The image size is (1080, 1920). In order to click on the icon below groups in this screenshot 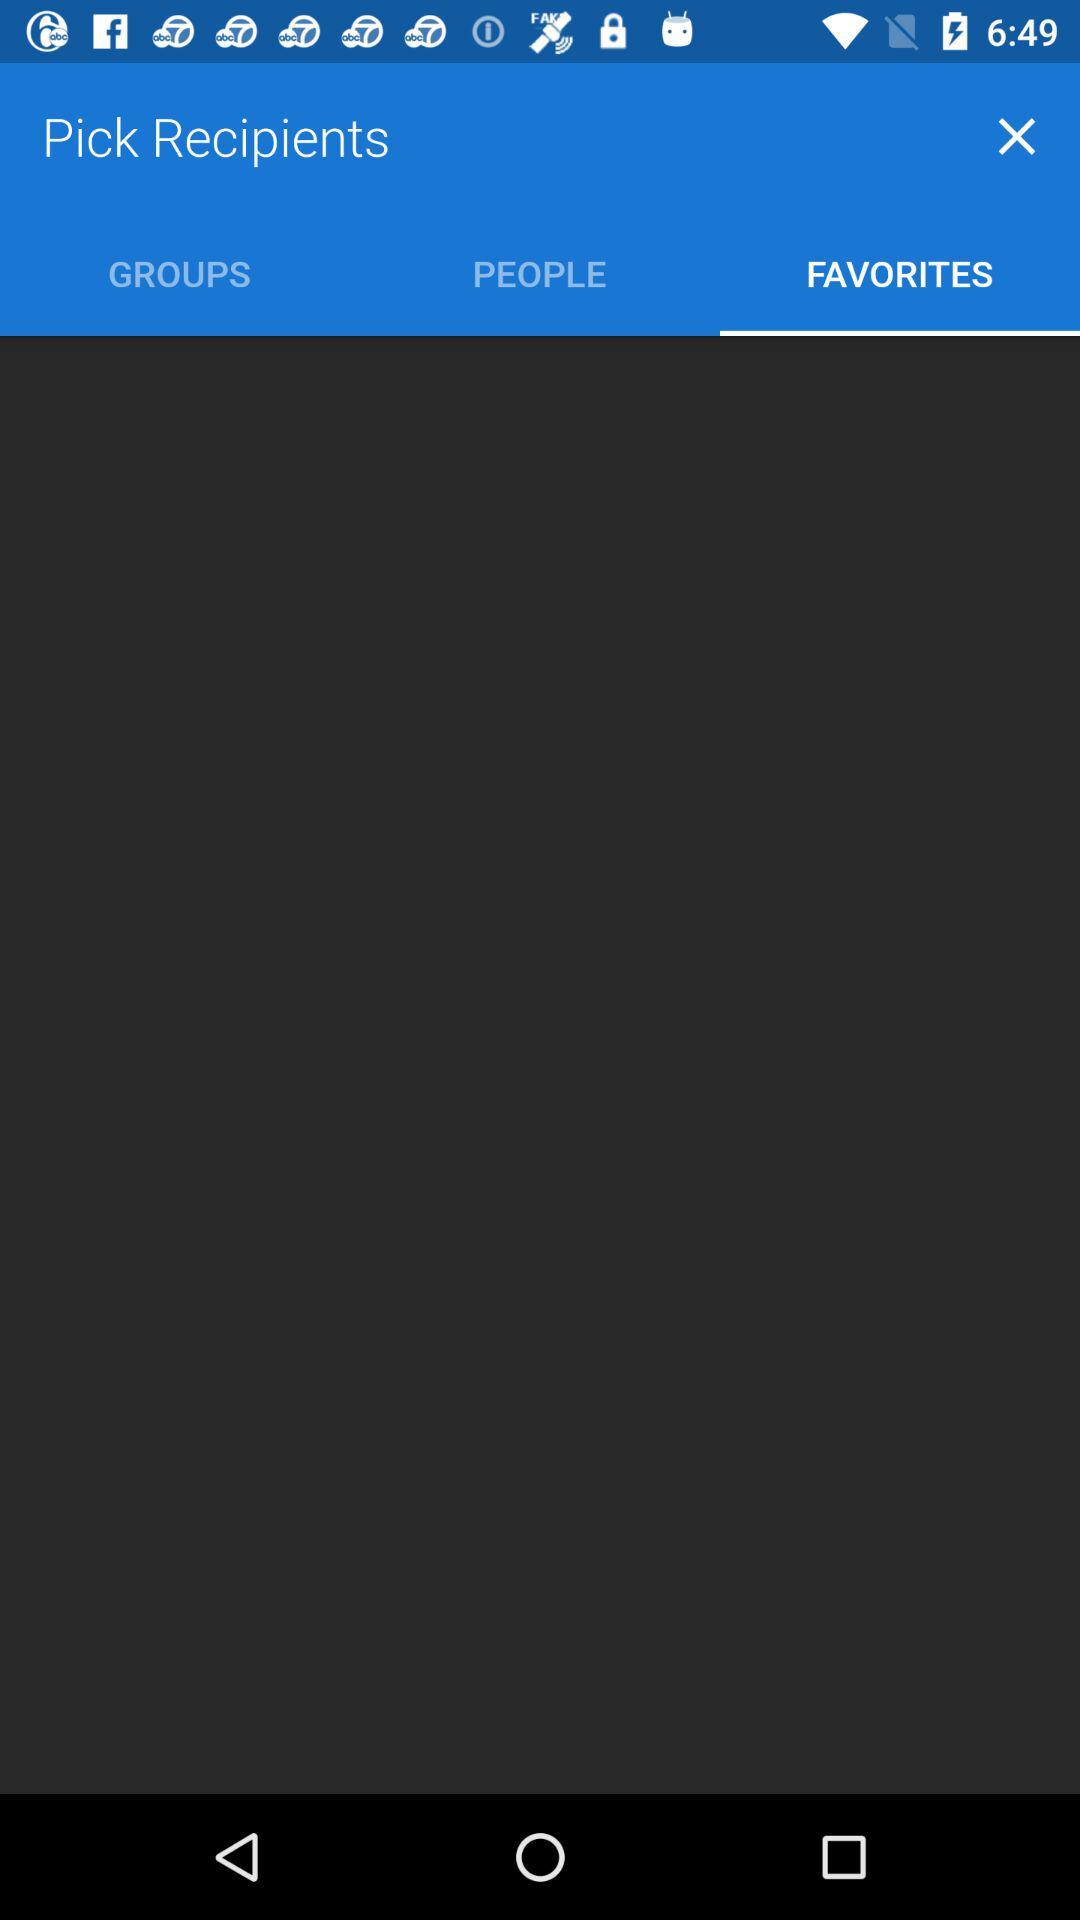, I will do `click(540, 1064)`.